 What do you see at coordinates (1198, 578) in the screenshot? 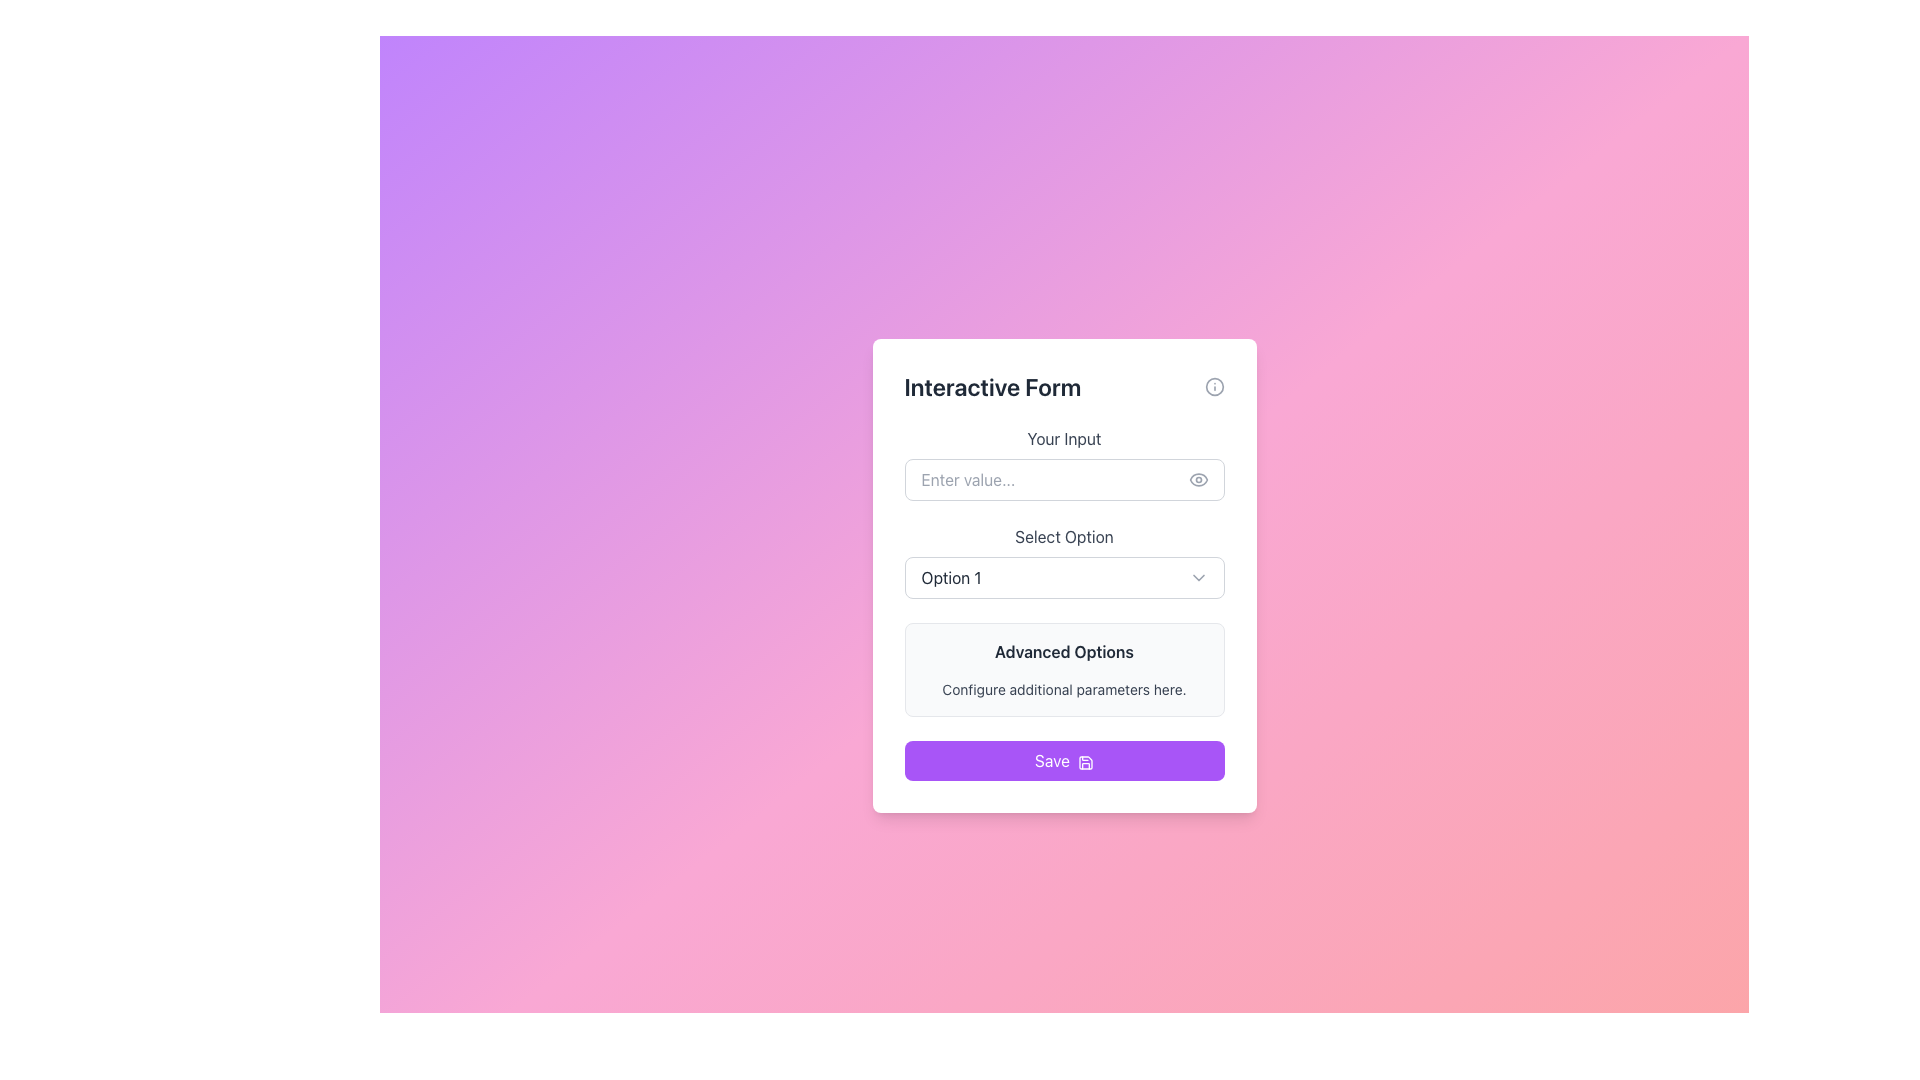
I see `the Chevron Down icon located at the right end of the 'Select Option' input field` at bounding box center [1198, 578].